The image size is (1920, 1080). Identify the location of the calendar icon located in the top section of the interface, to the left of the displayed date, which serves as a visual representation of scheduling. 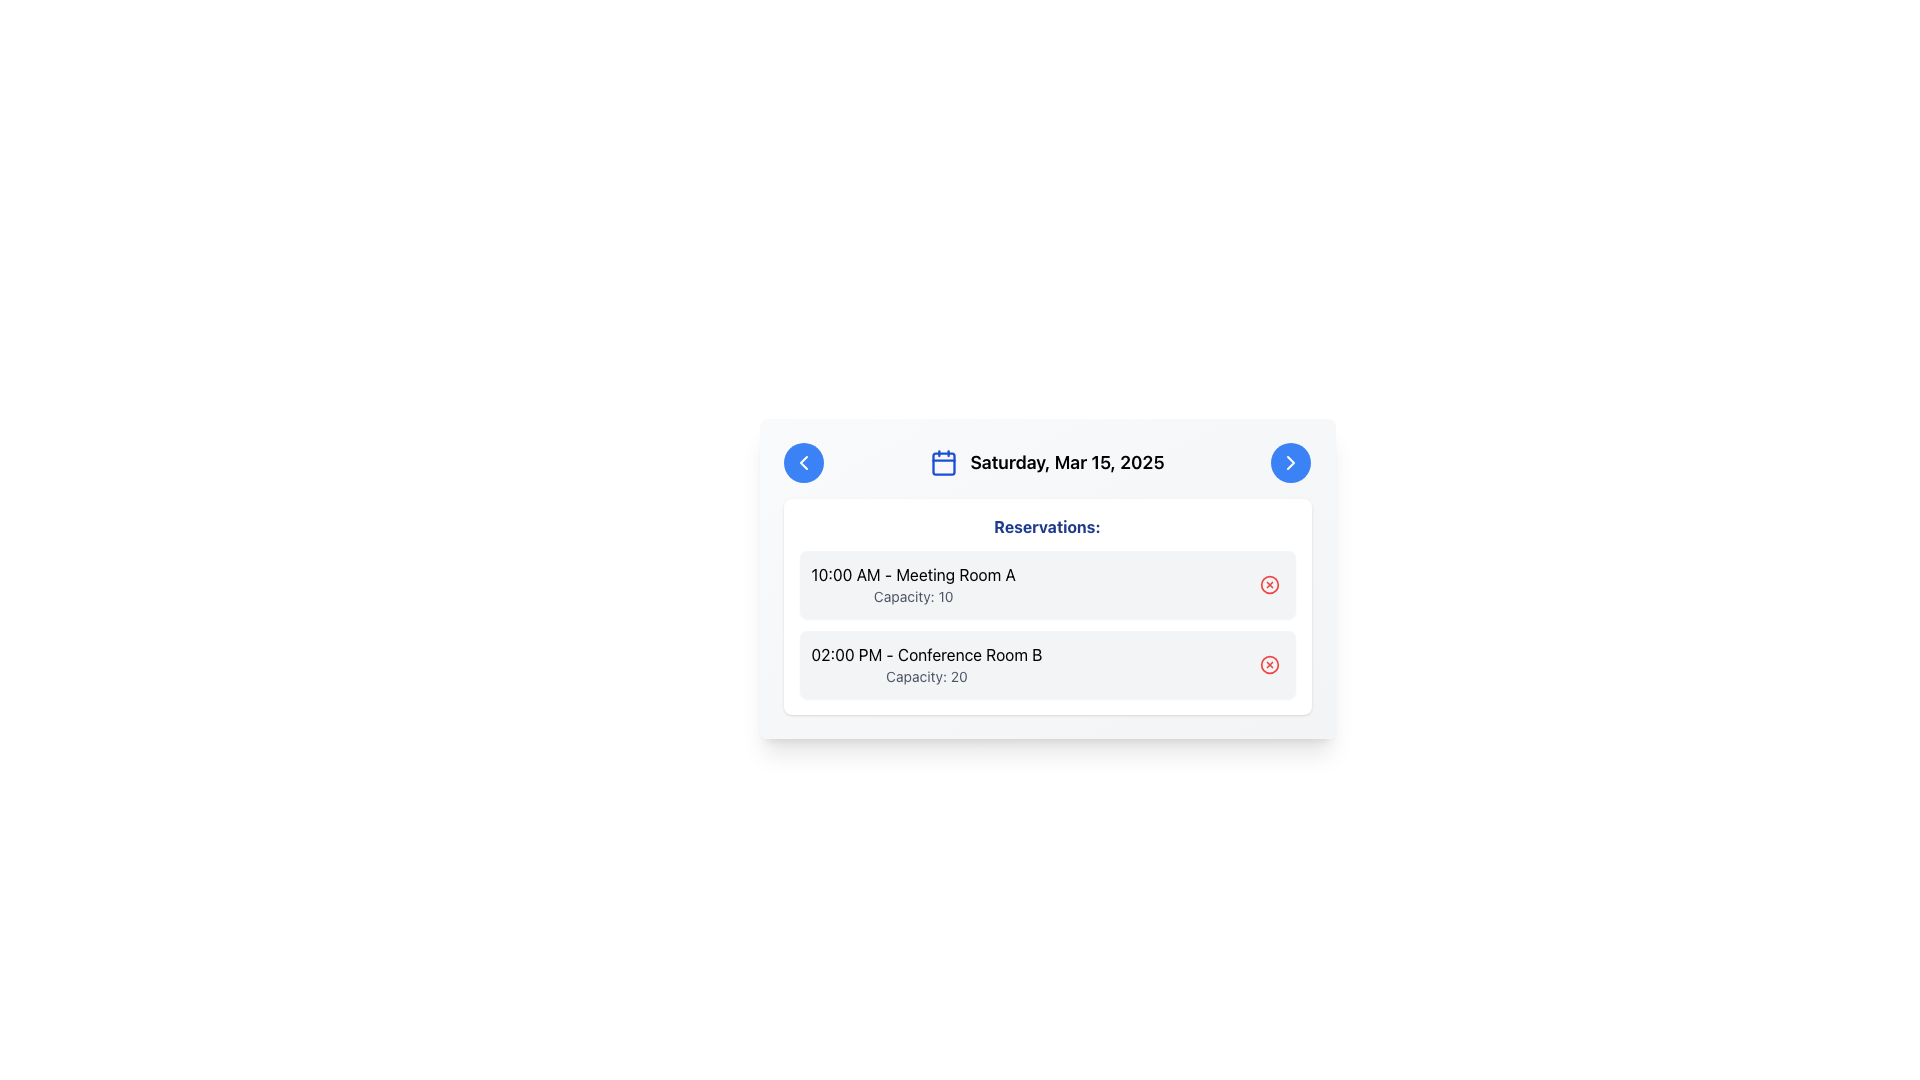
(943, 464).